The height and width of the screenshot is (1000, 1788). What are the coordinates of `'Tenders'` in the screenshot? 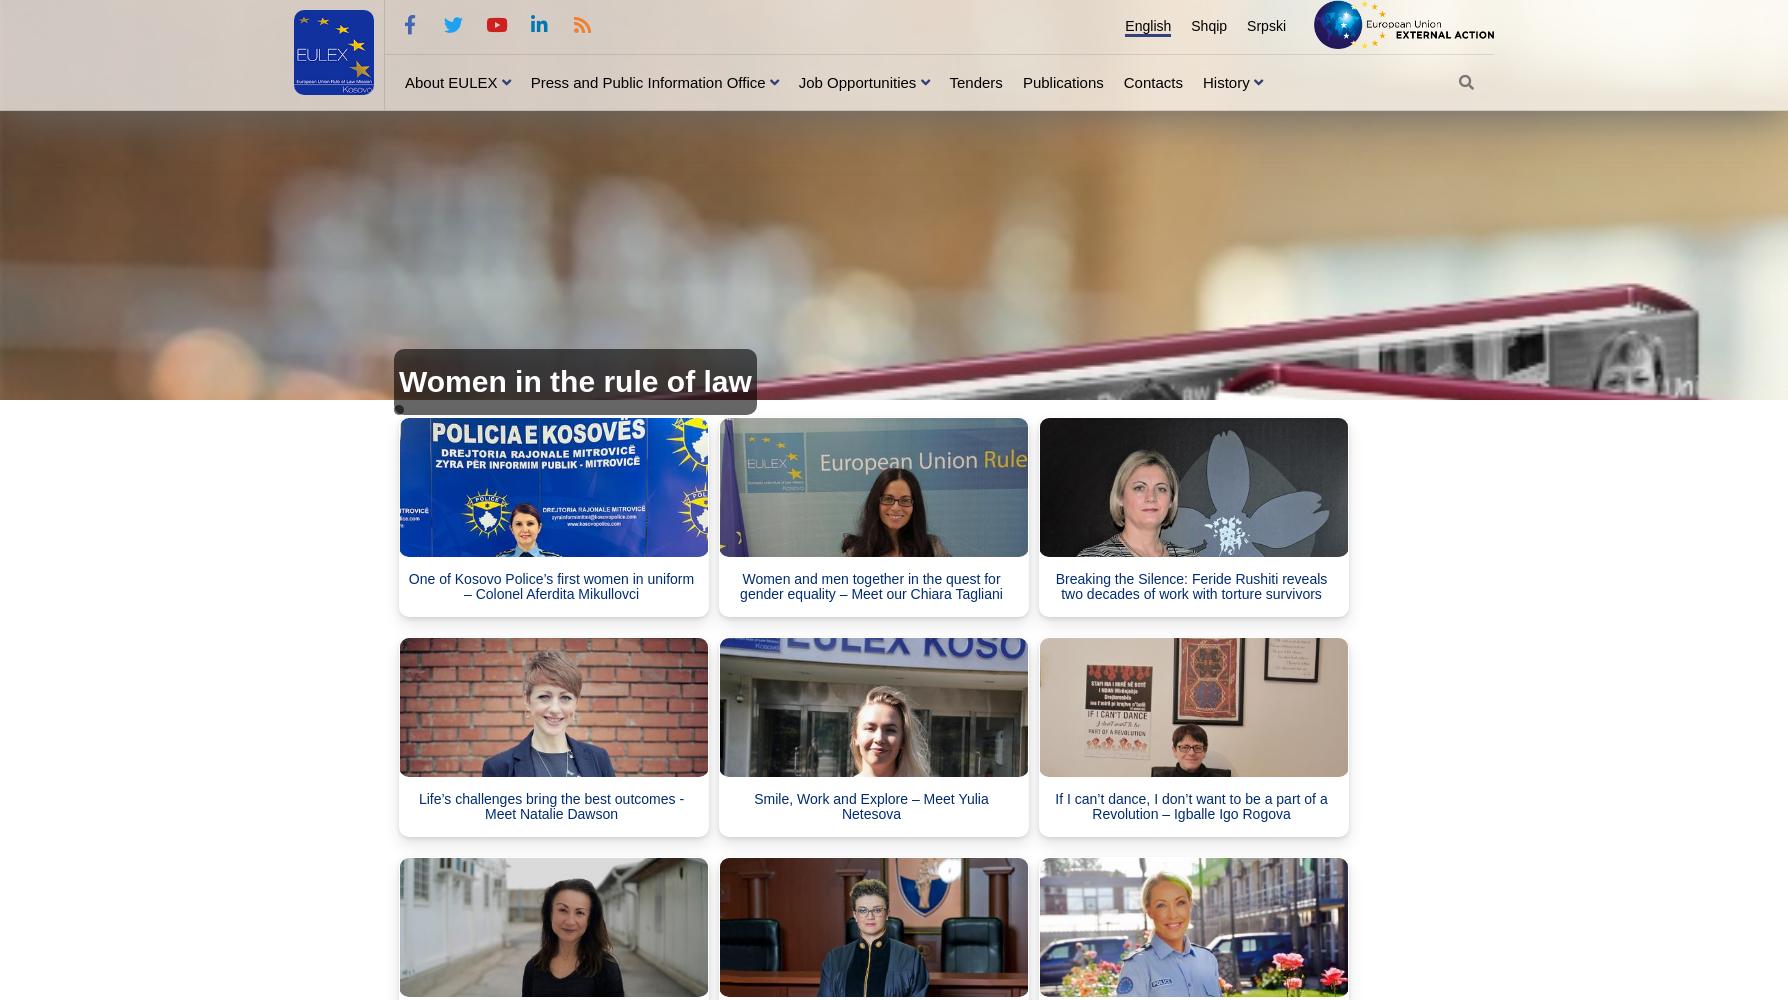 It's located at (975, 80).